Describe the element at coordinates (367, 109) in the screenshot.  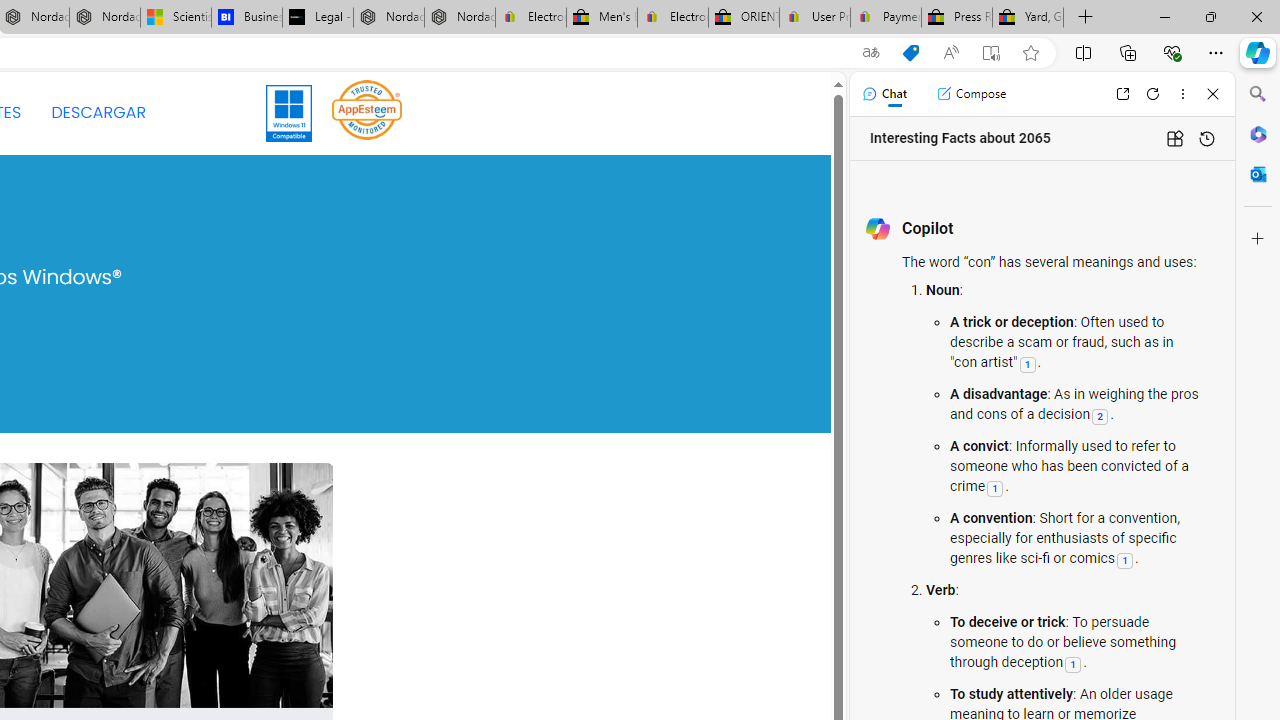
I see `'App Esteem'` at that location.